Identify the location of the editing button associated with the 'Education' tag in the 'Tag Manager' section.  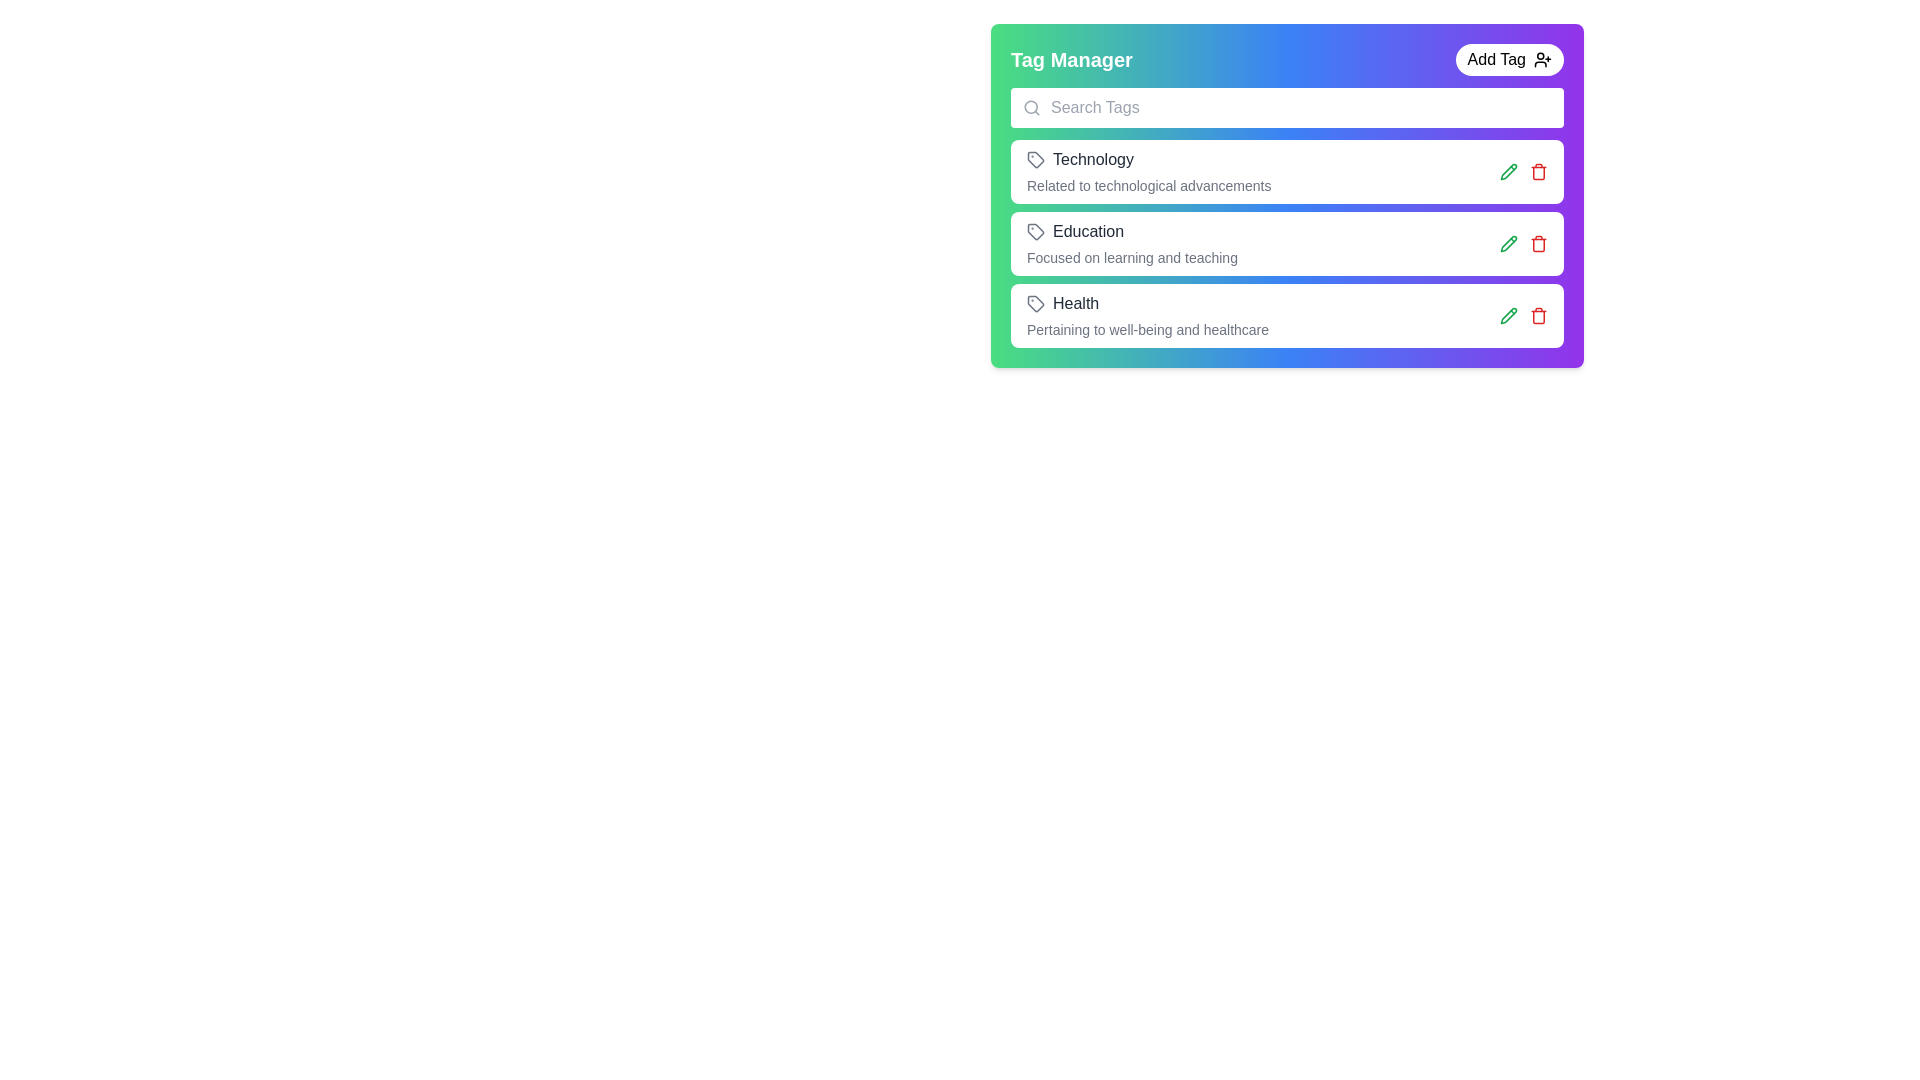
(1508, 171).